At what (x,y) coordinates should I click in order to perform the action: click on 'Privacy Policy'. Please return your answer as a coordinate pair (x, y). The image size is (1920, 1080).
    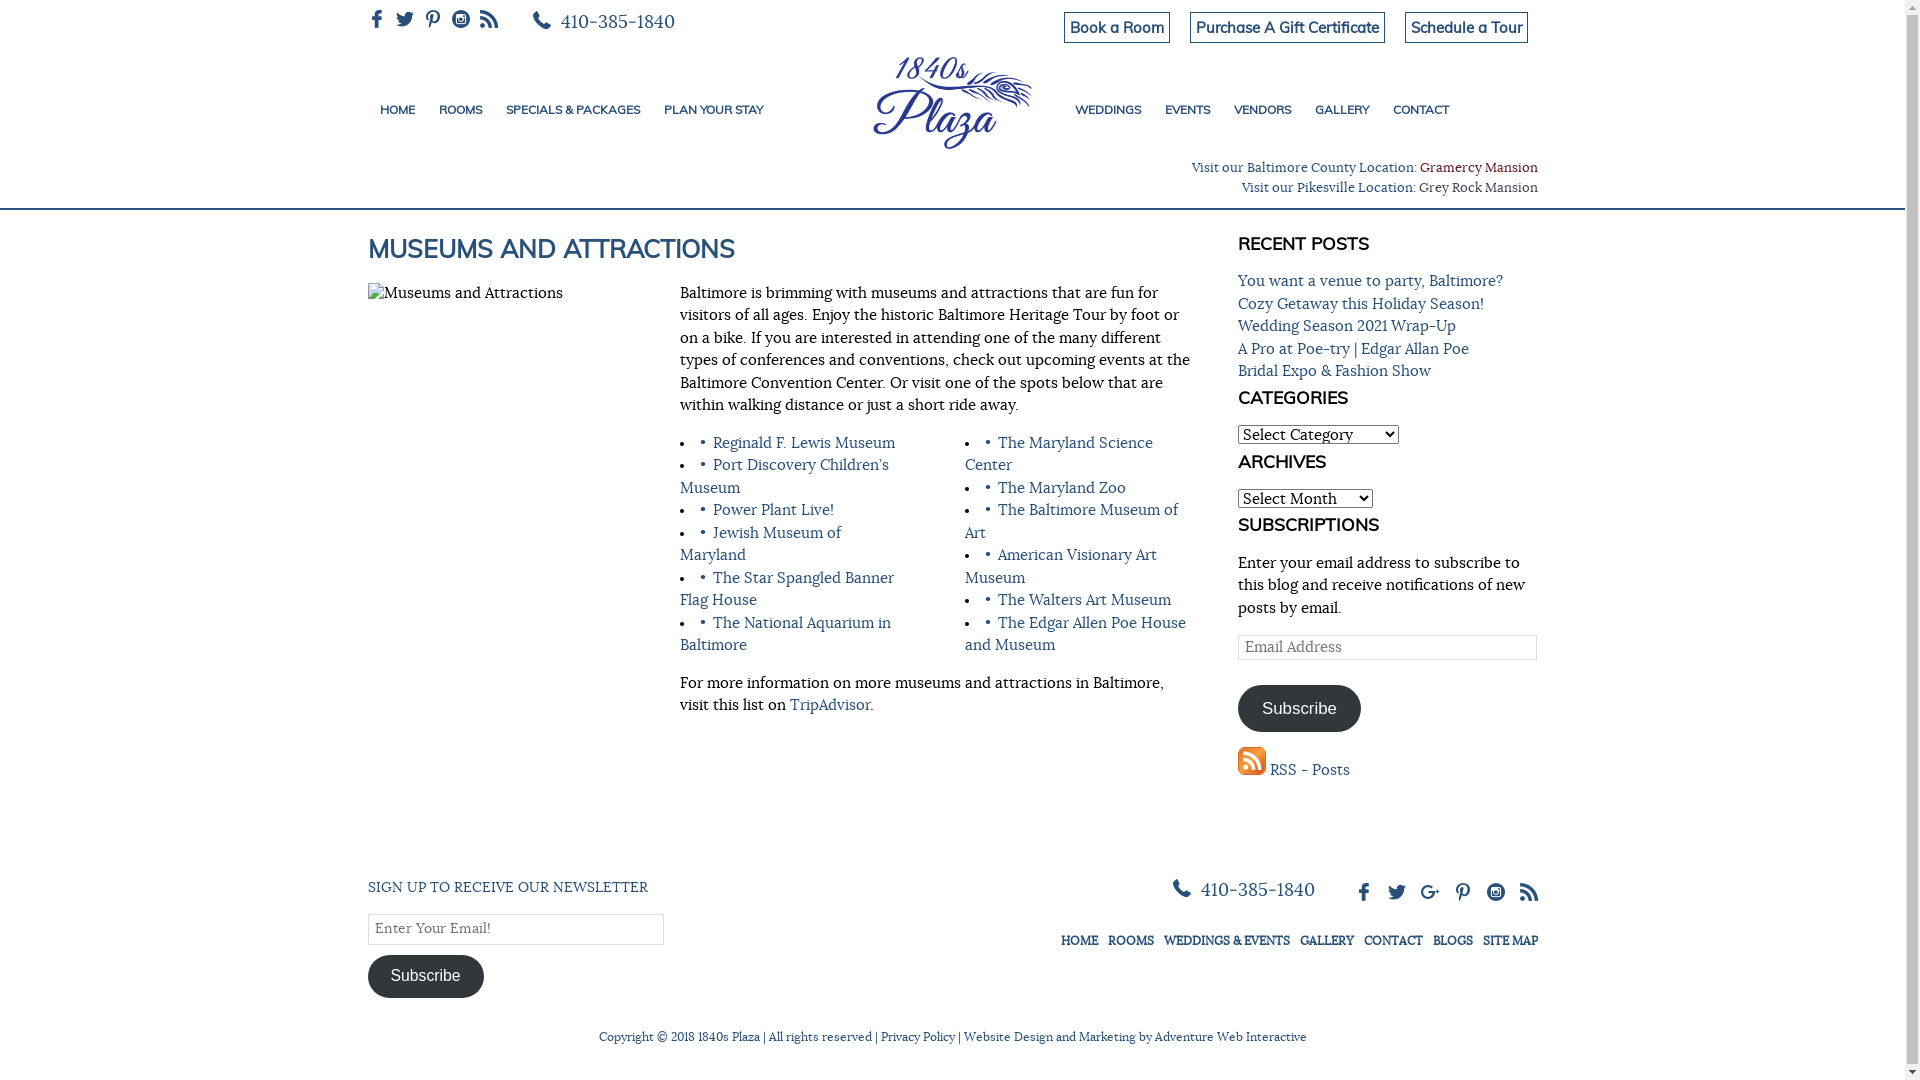
    Looking at the image, I should click on (915, 1036).